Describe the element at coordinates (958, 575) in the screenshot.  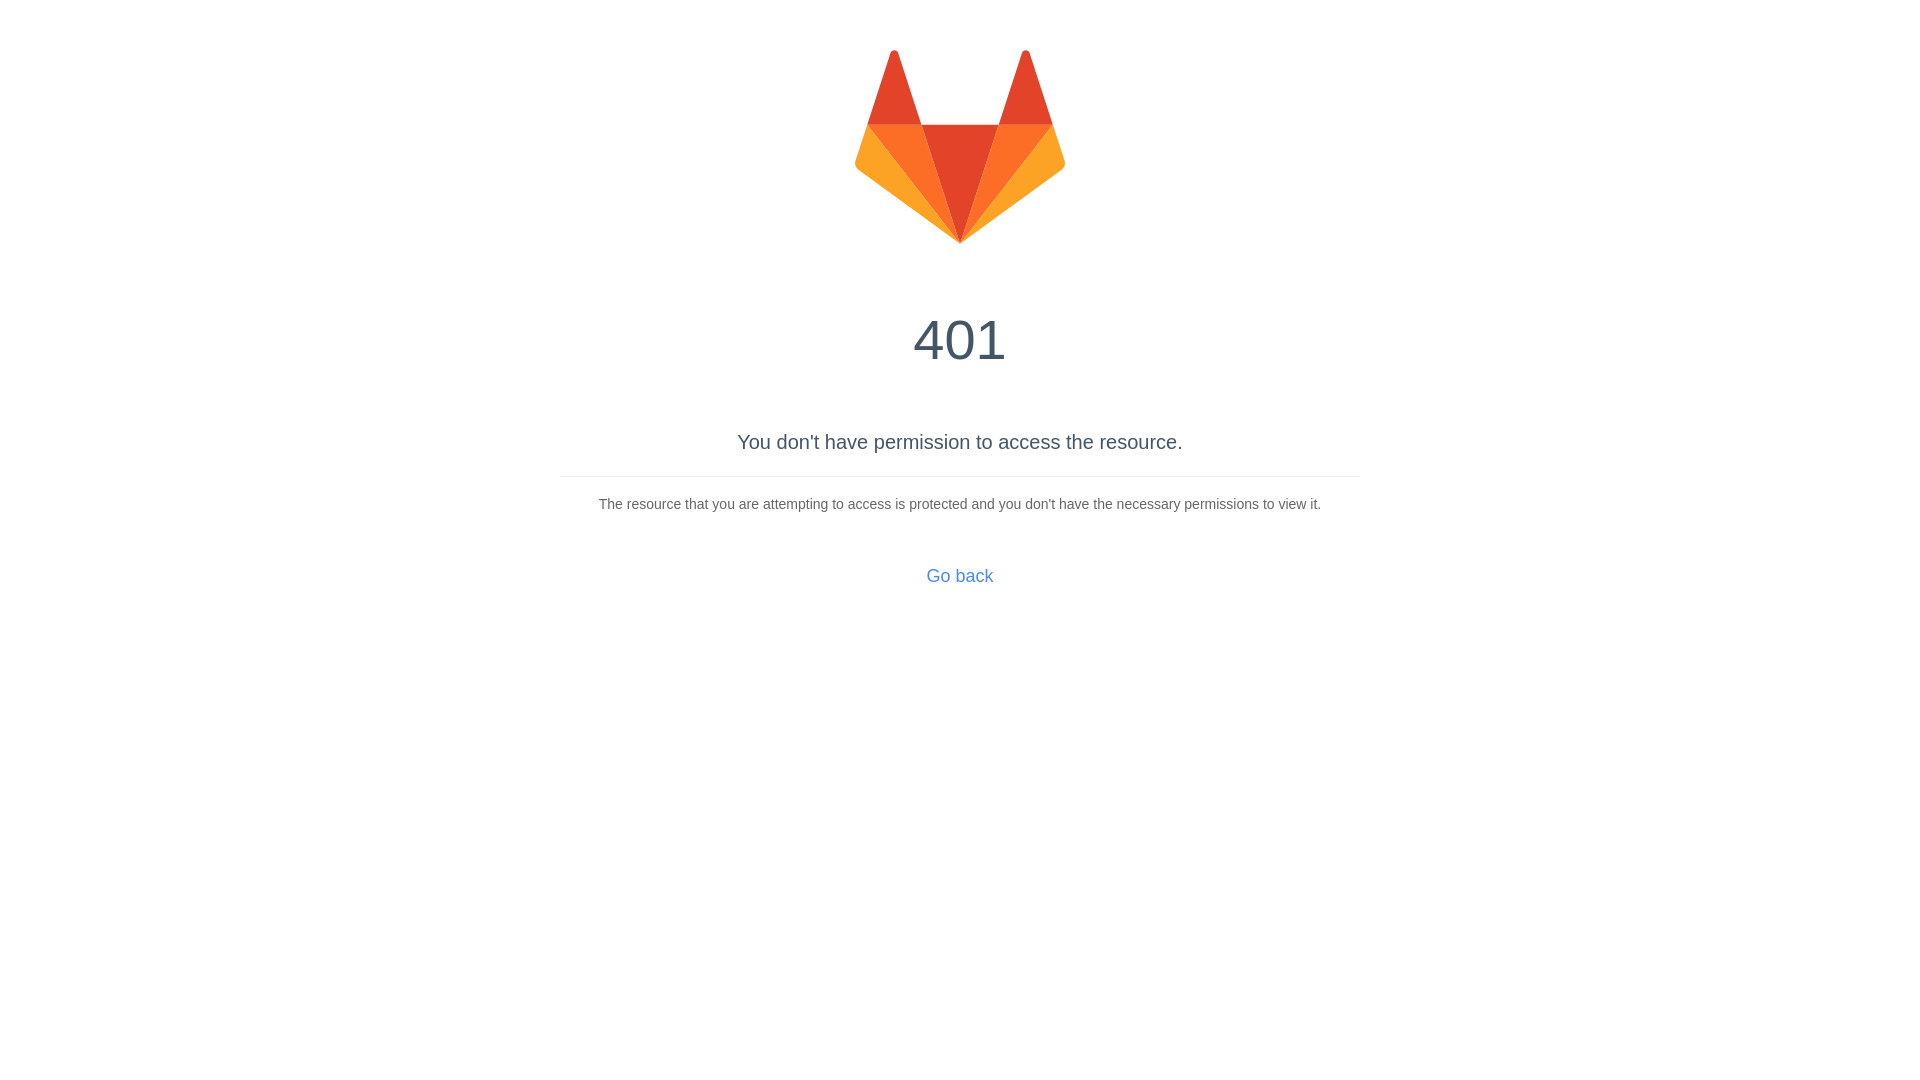
I see `'Go back'` at that location.